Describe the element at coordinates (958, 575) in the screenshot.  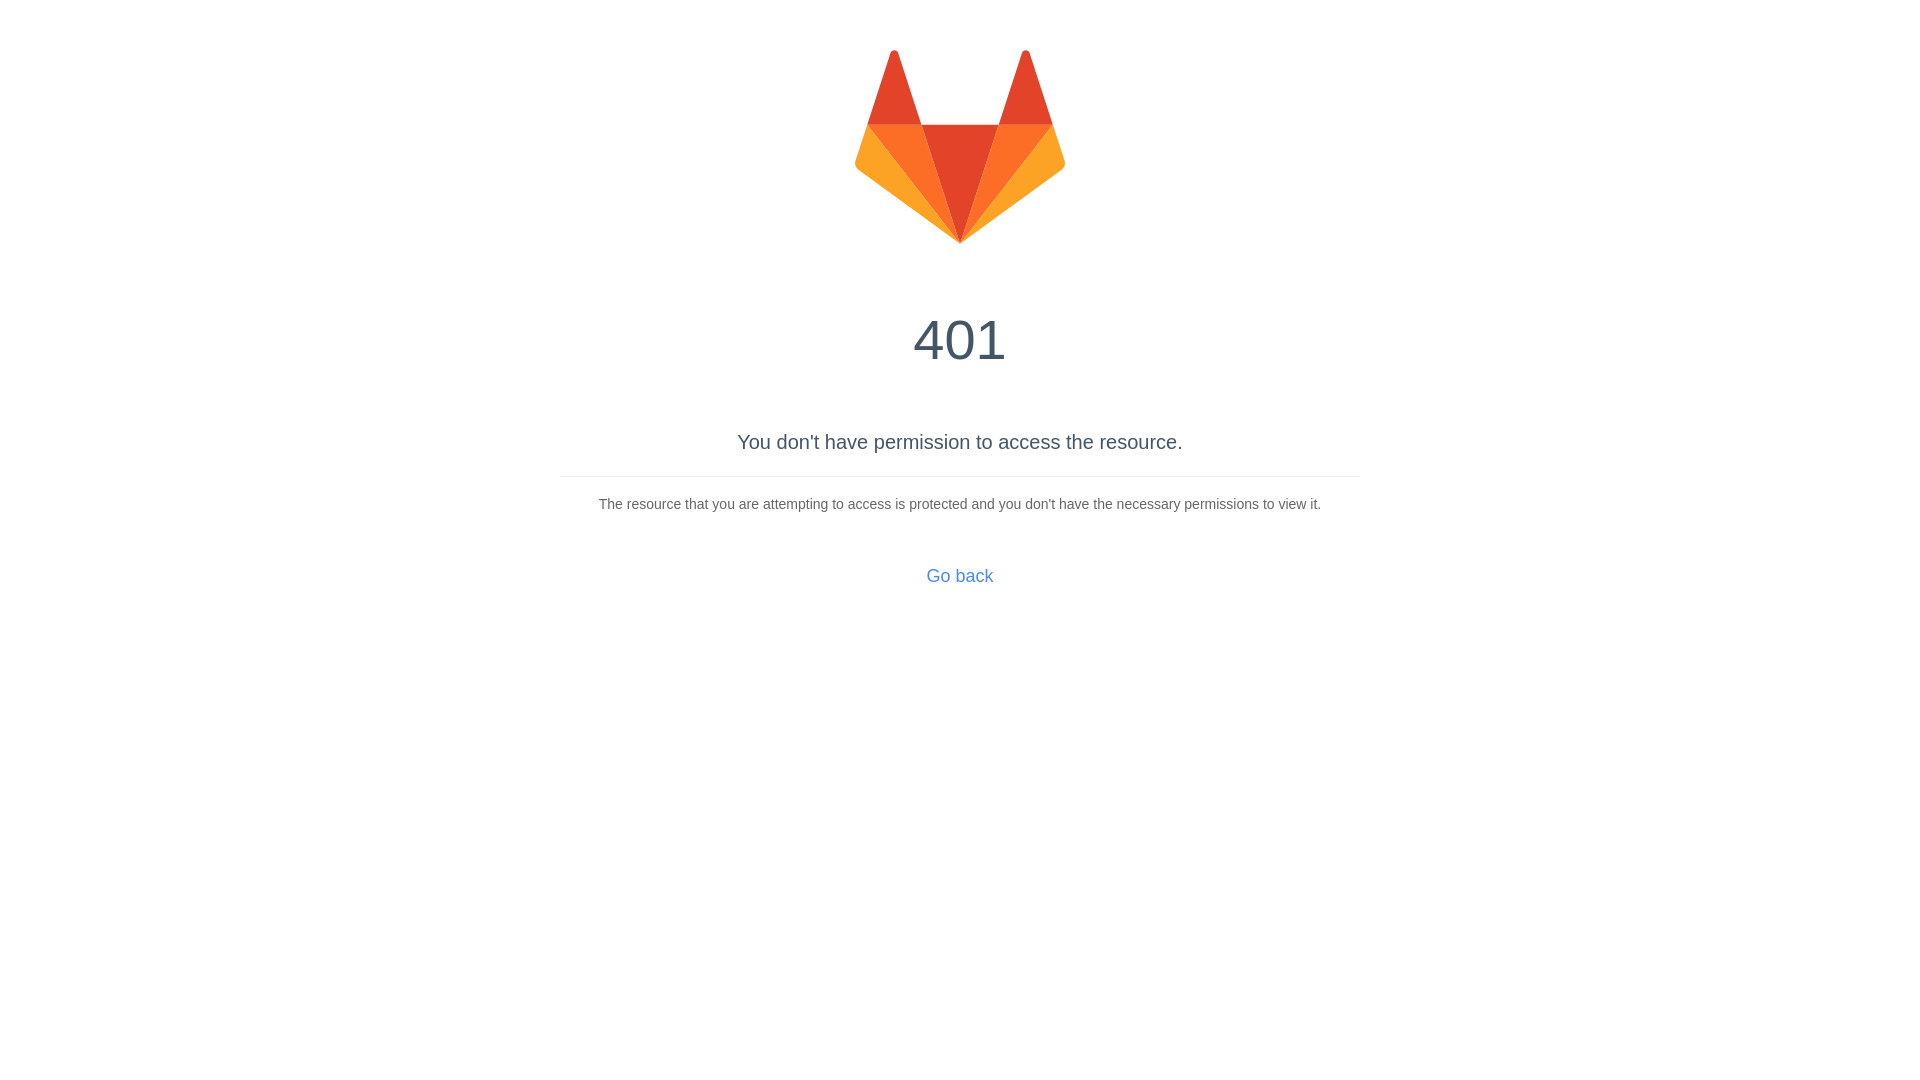
I see `'Go back'` at that location.